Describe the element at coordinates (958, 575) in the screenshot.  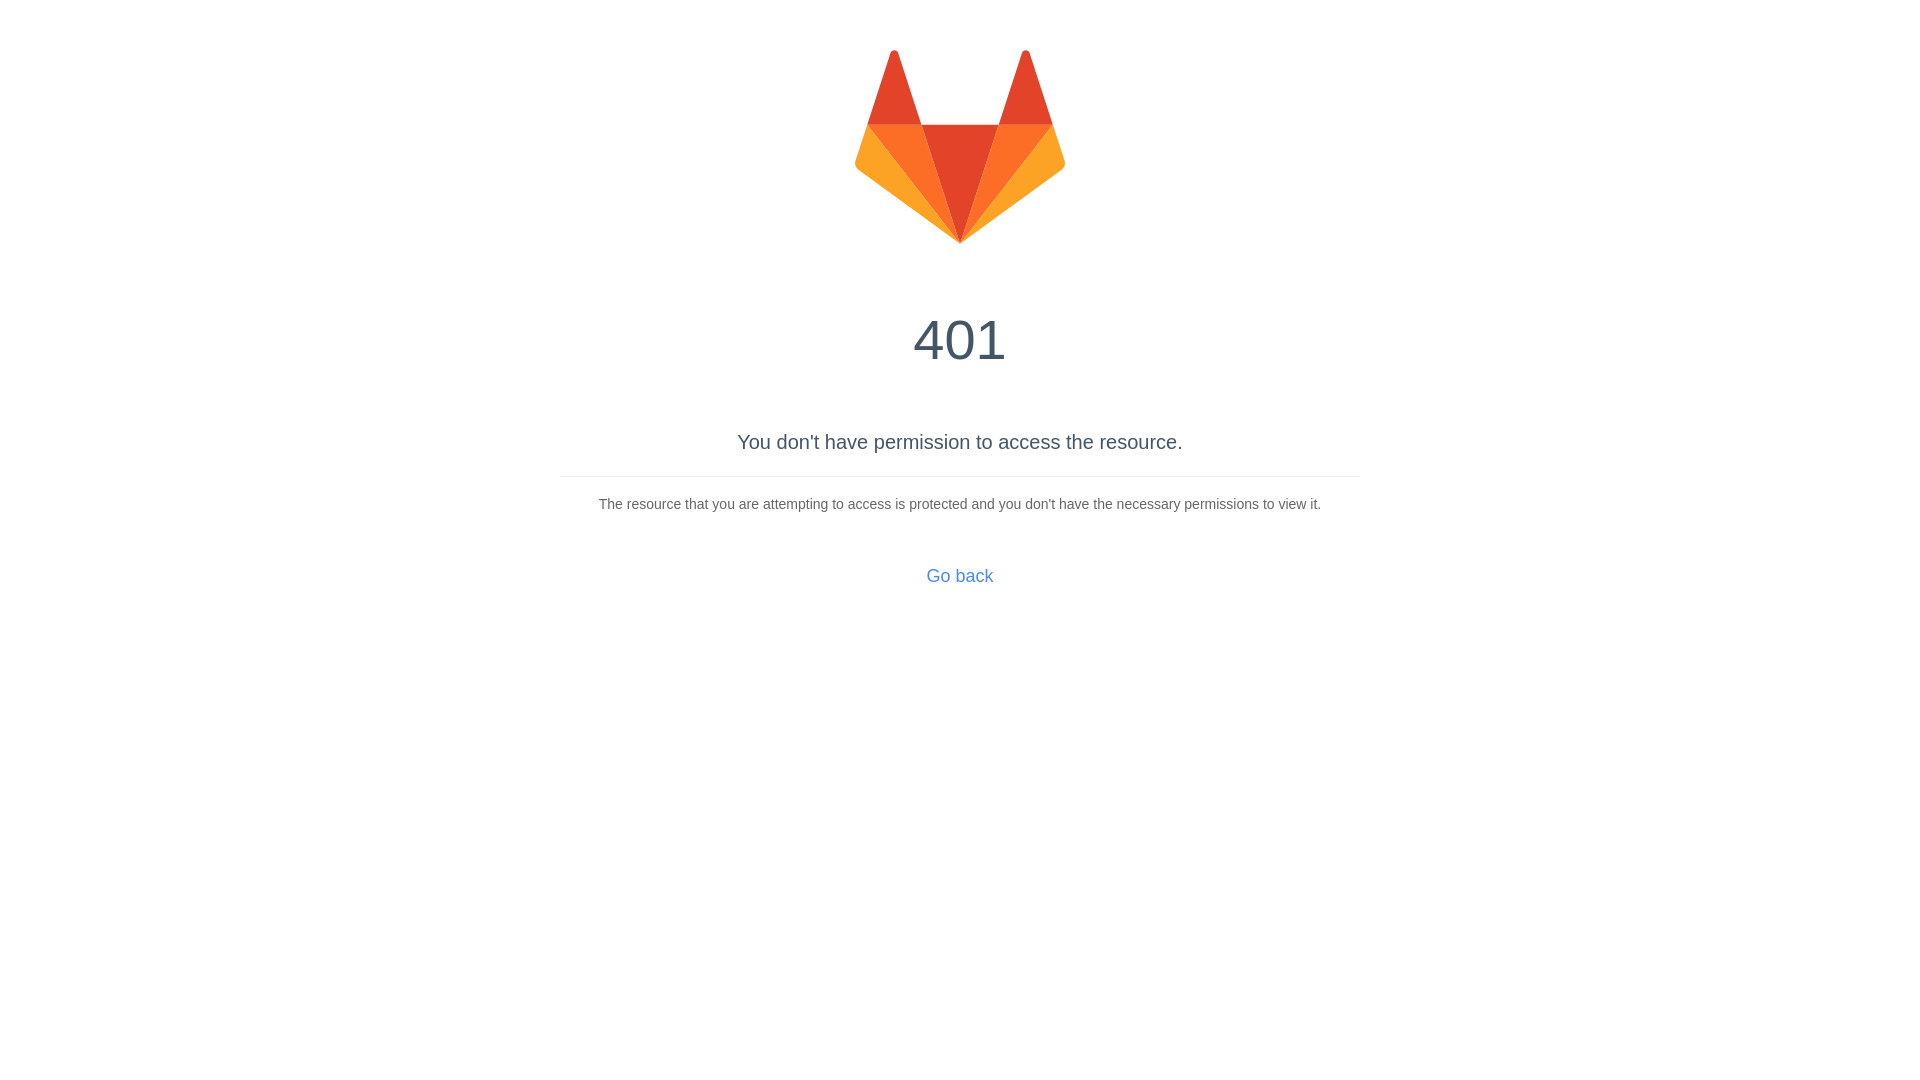
I see `'Go back'` at that location.